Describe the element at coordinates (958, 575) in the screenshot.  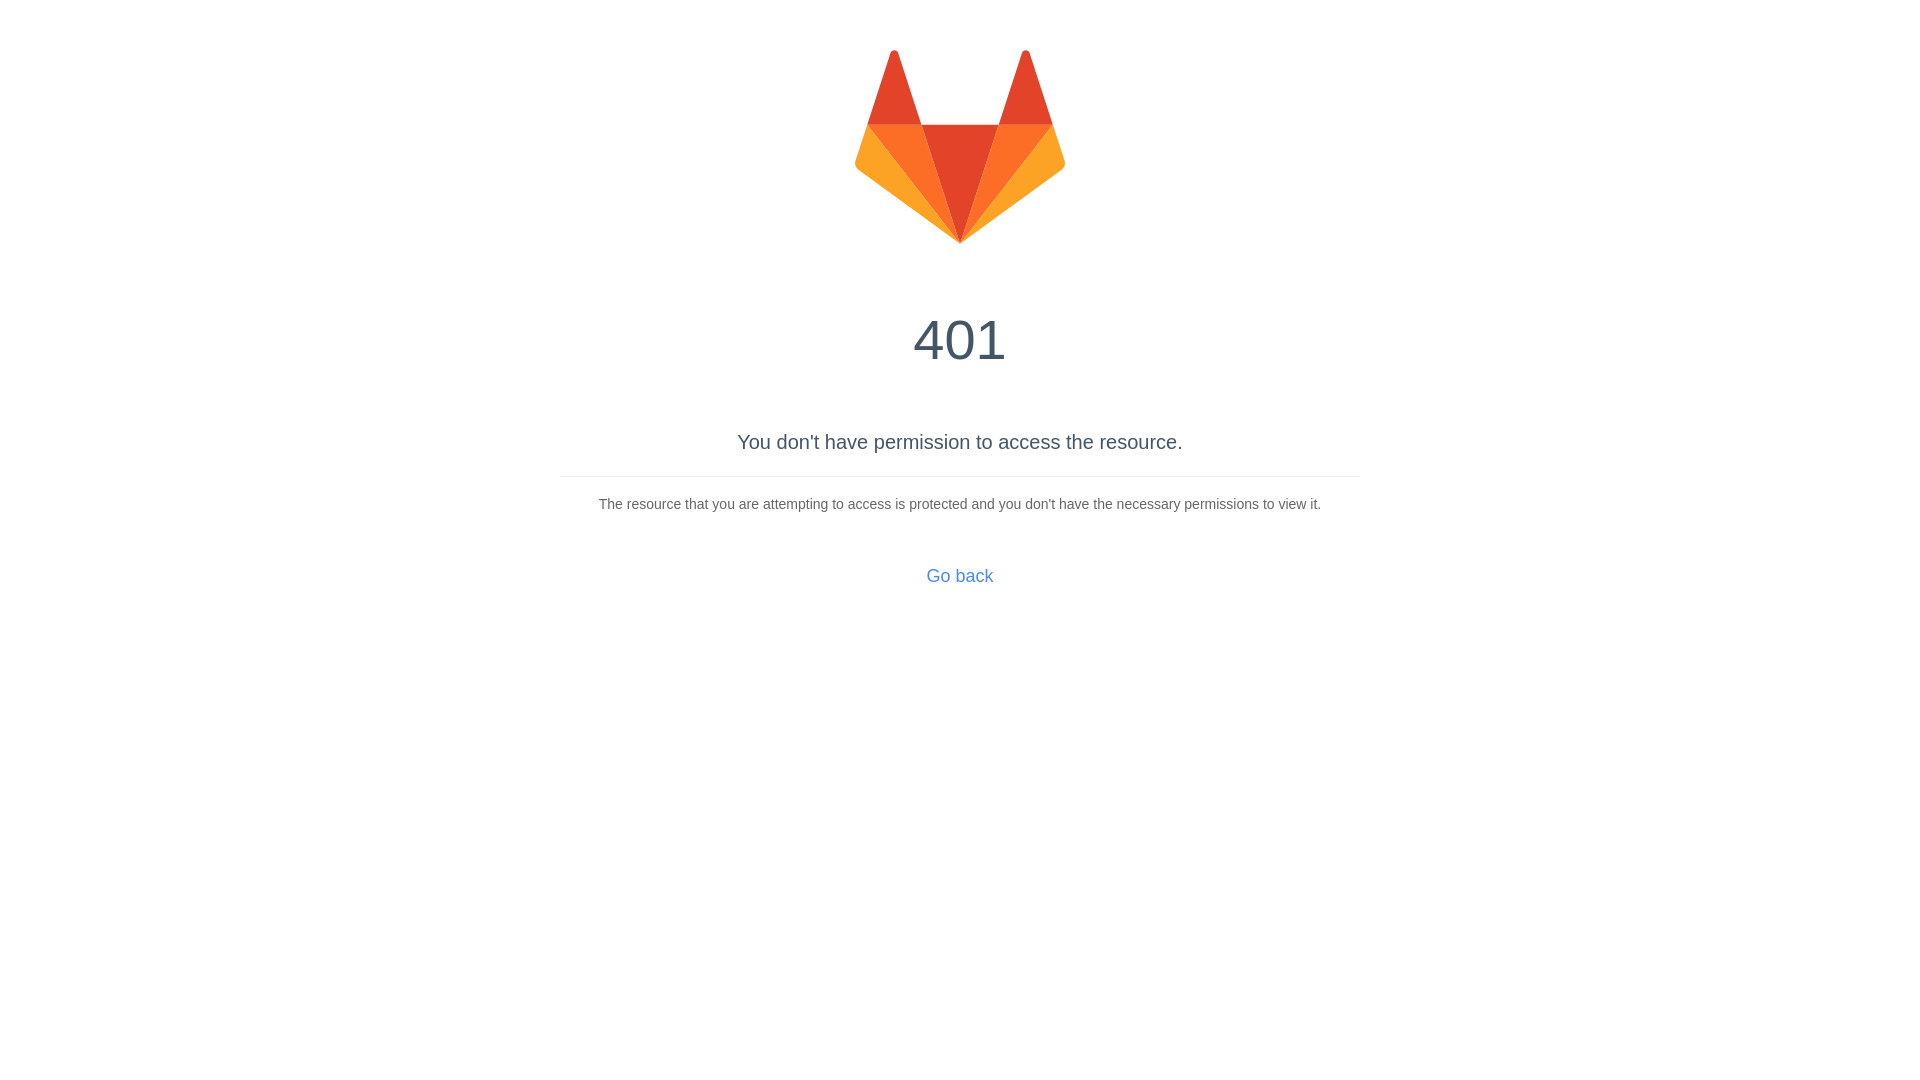
I see `'Go back'` at that location.